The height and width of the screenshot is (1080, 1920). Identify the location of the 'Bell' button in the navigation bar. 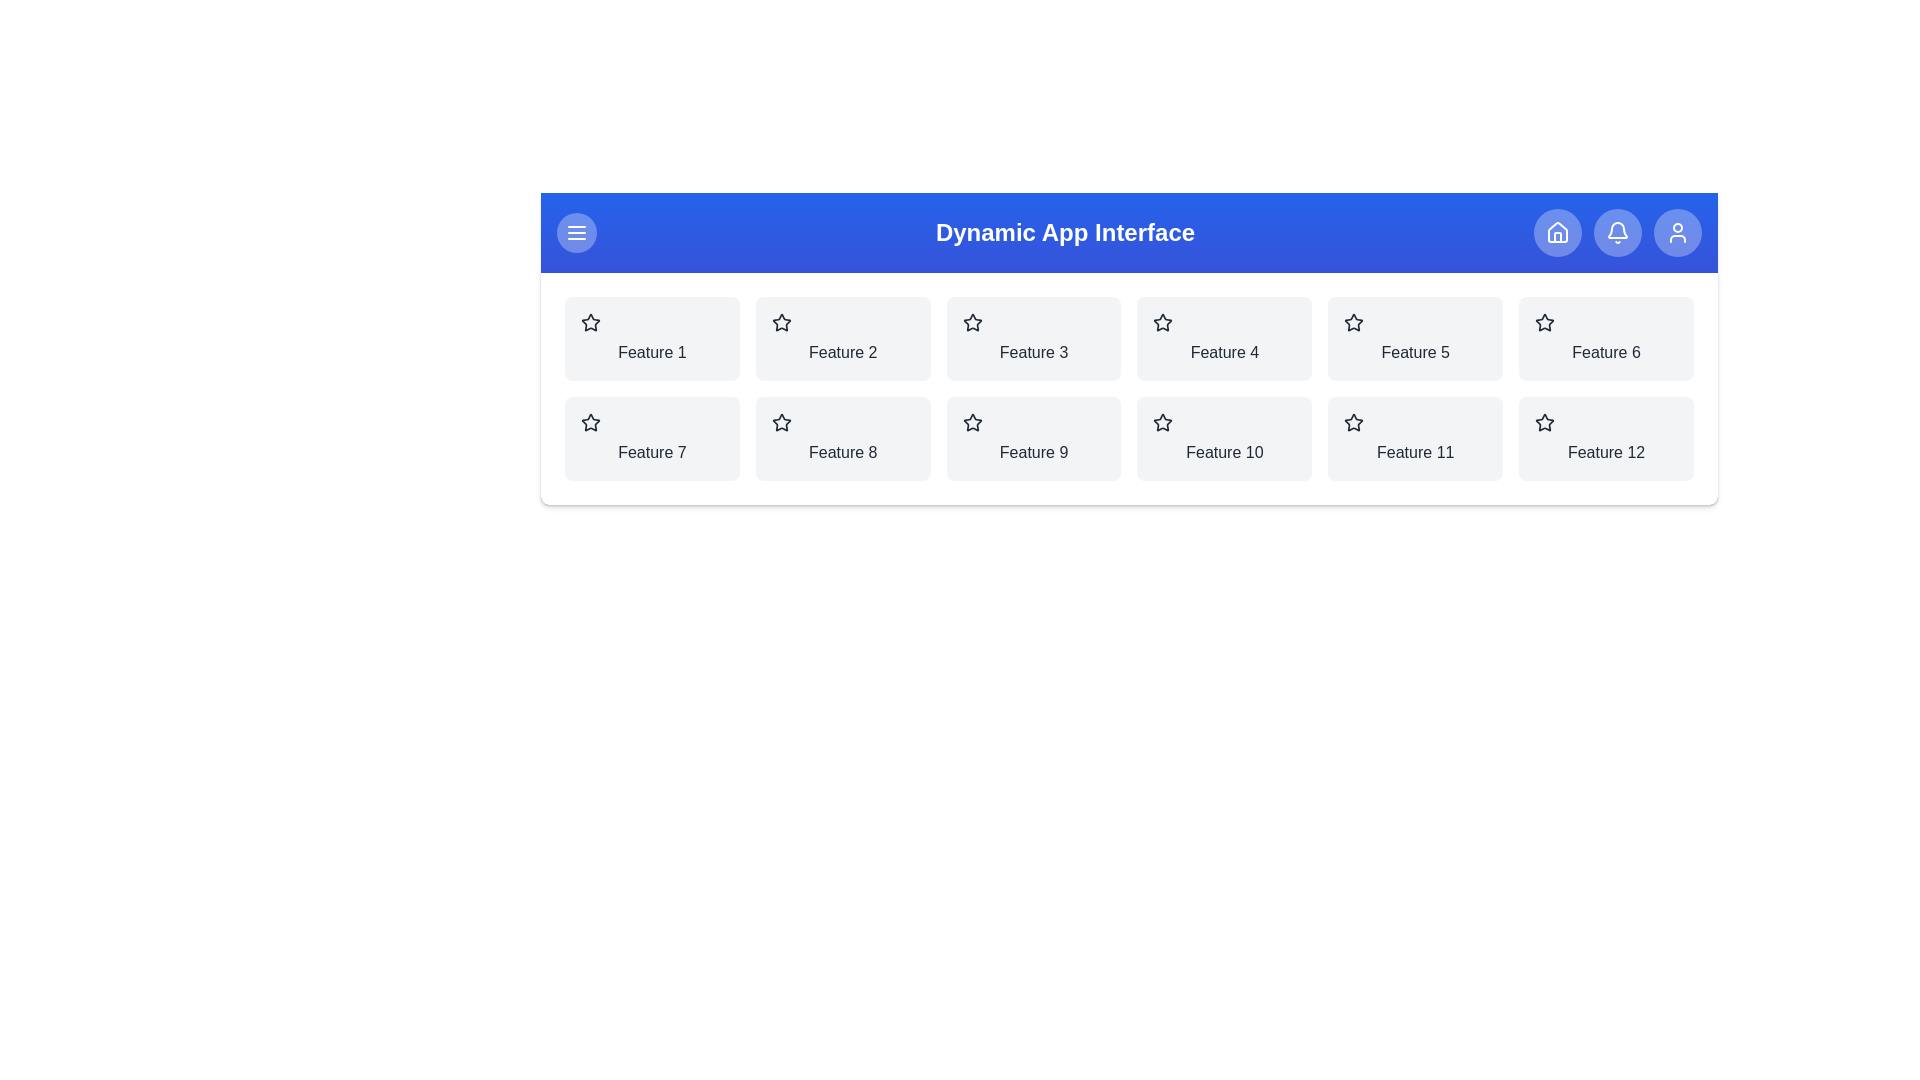
(1617, 231).